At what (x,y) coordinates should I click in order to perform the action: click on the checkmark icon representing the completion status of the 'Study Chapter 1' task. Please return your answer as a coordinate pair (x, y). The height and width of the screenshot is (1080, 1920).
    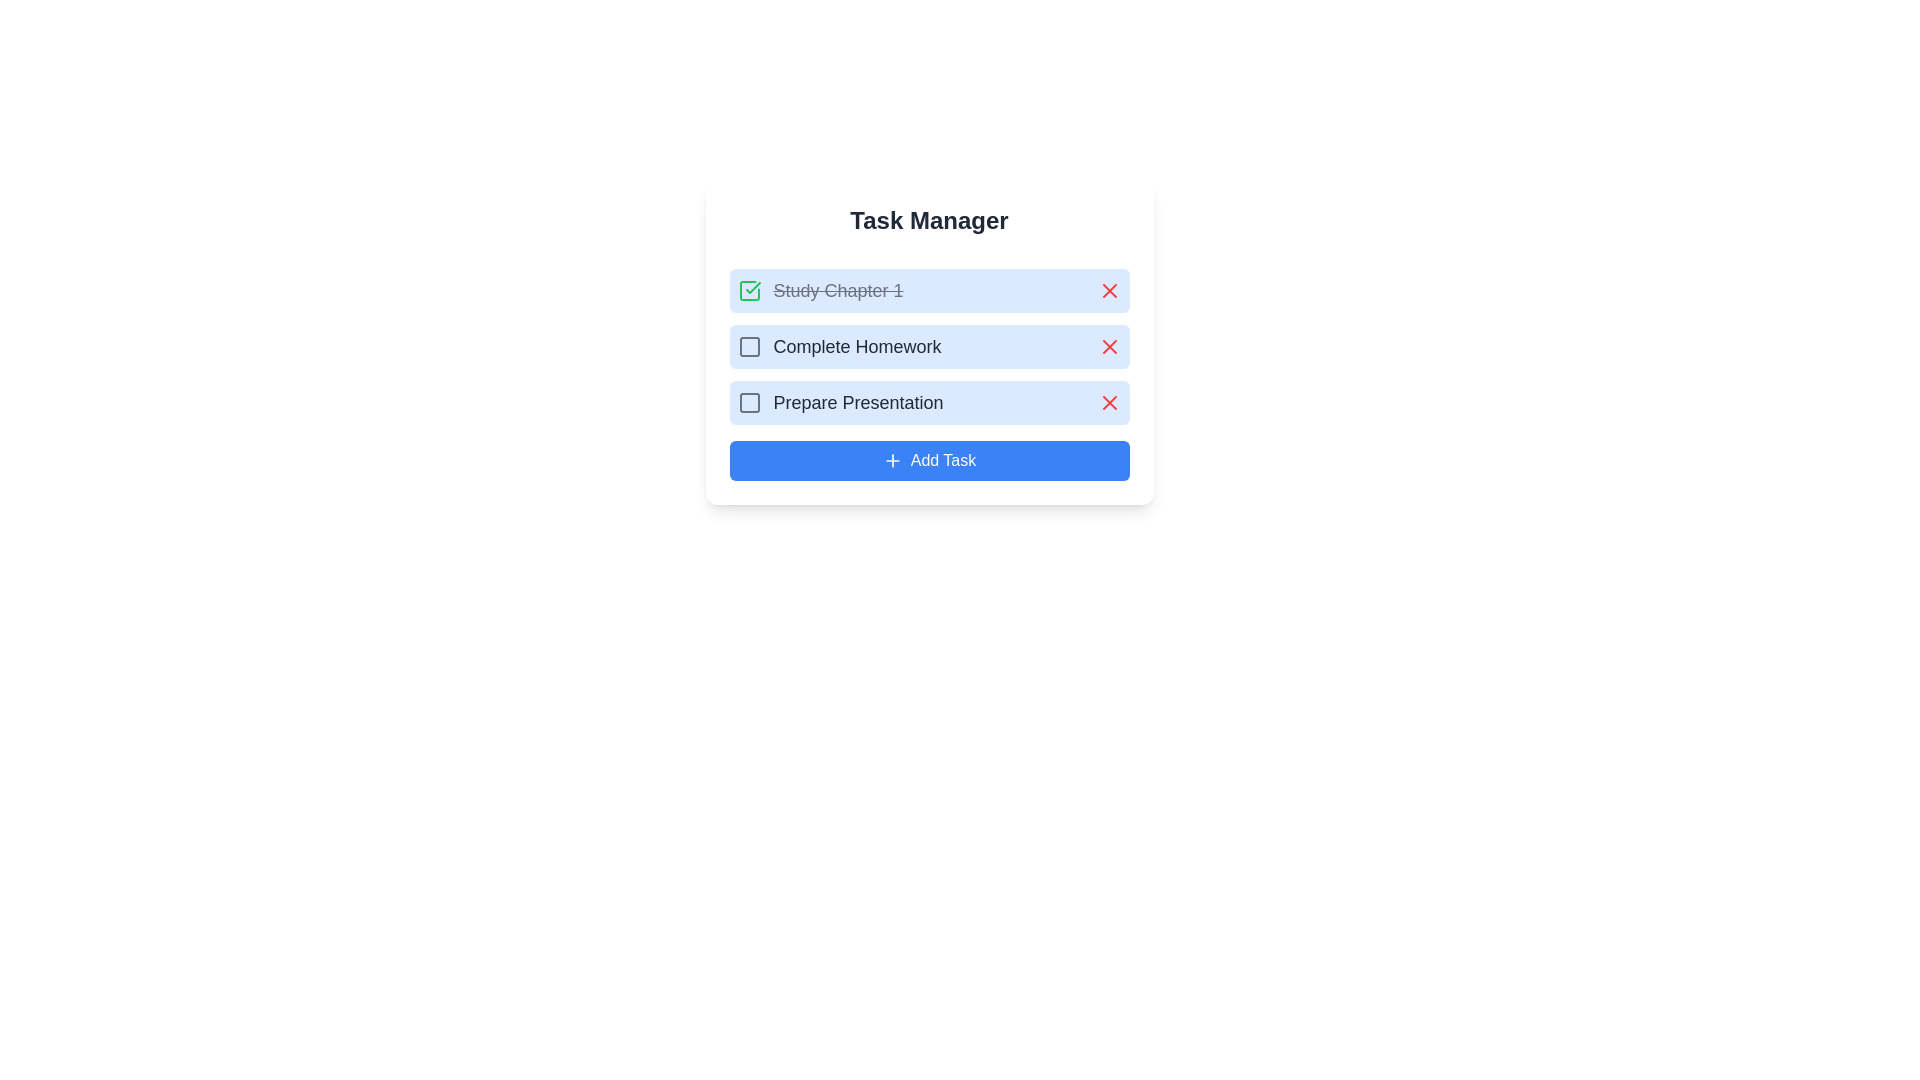
    Looking at the image, I should click on (752, 288).